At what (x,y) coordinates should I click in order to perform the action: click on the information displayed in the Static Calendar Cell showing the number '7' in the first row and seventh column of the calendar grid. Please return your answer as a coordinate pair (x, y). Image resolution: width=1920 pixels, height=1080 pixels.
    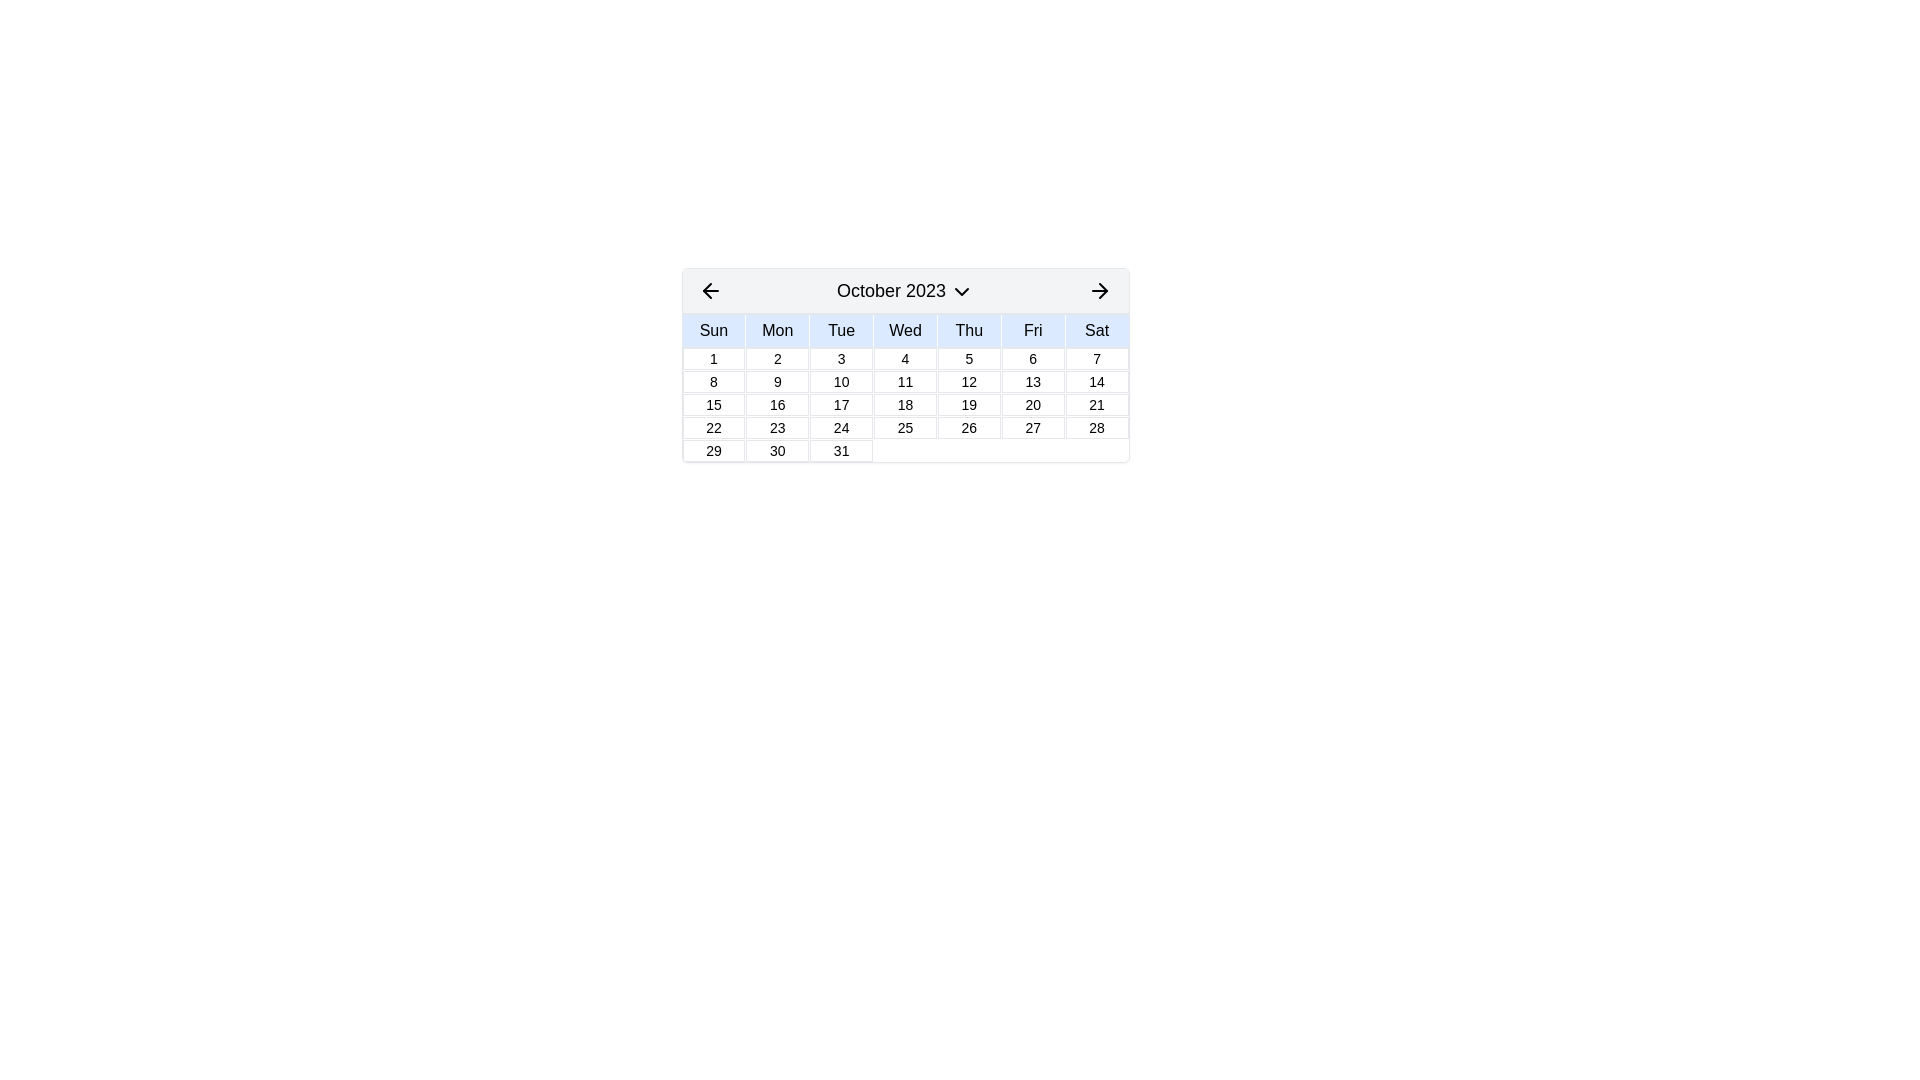
    Looking at the image, I should click on (1096, 357).